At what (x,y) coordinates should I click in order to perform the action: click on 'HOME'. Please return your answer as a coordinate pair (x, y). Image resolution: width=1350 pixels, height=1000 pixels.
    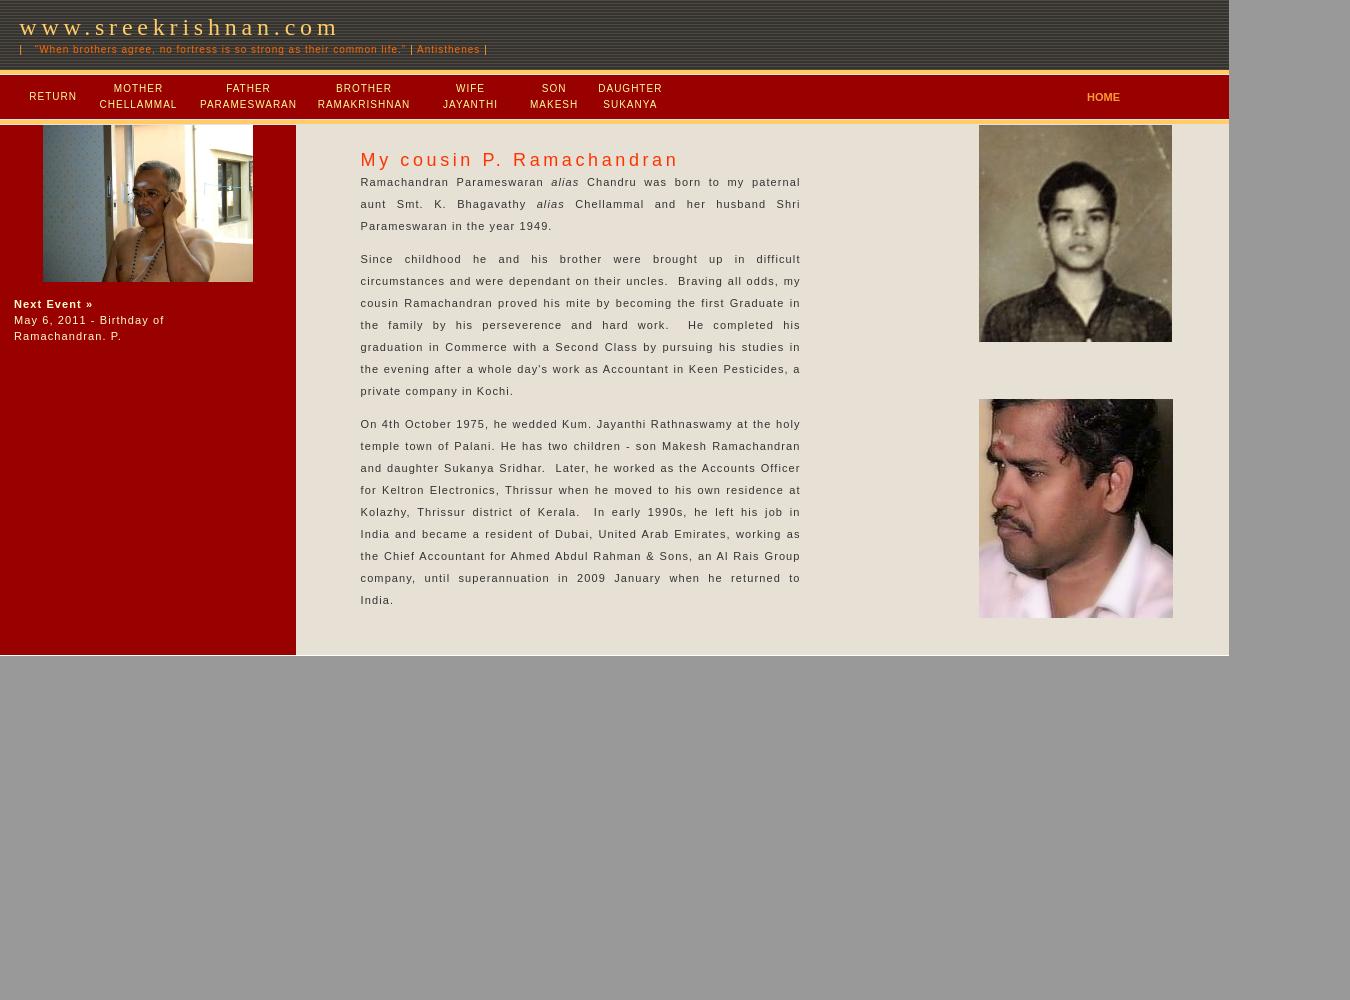
    Looking at the image, I should click on (1103, 96).